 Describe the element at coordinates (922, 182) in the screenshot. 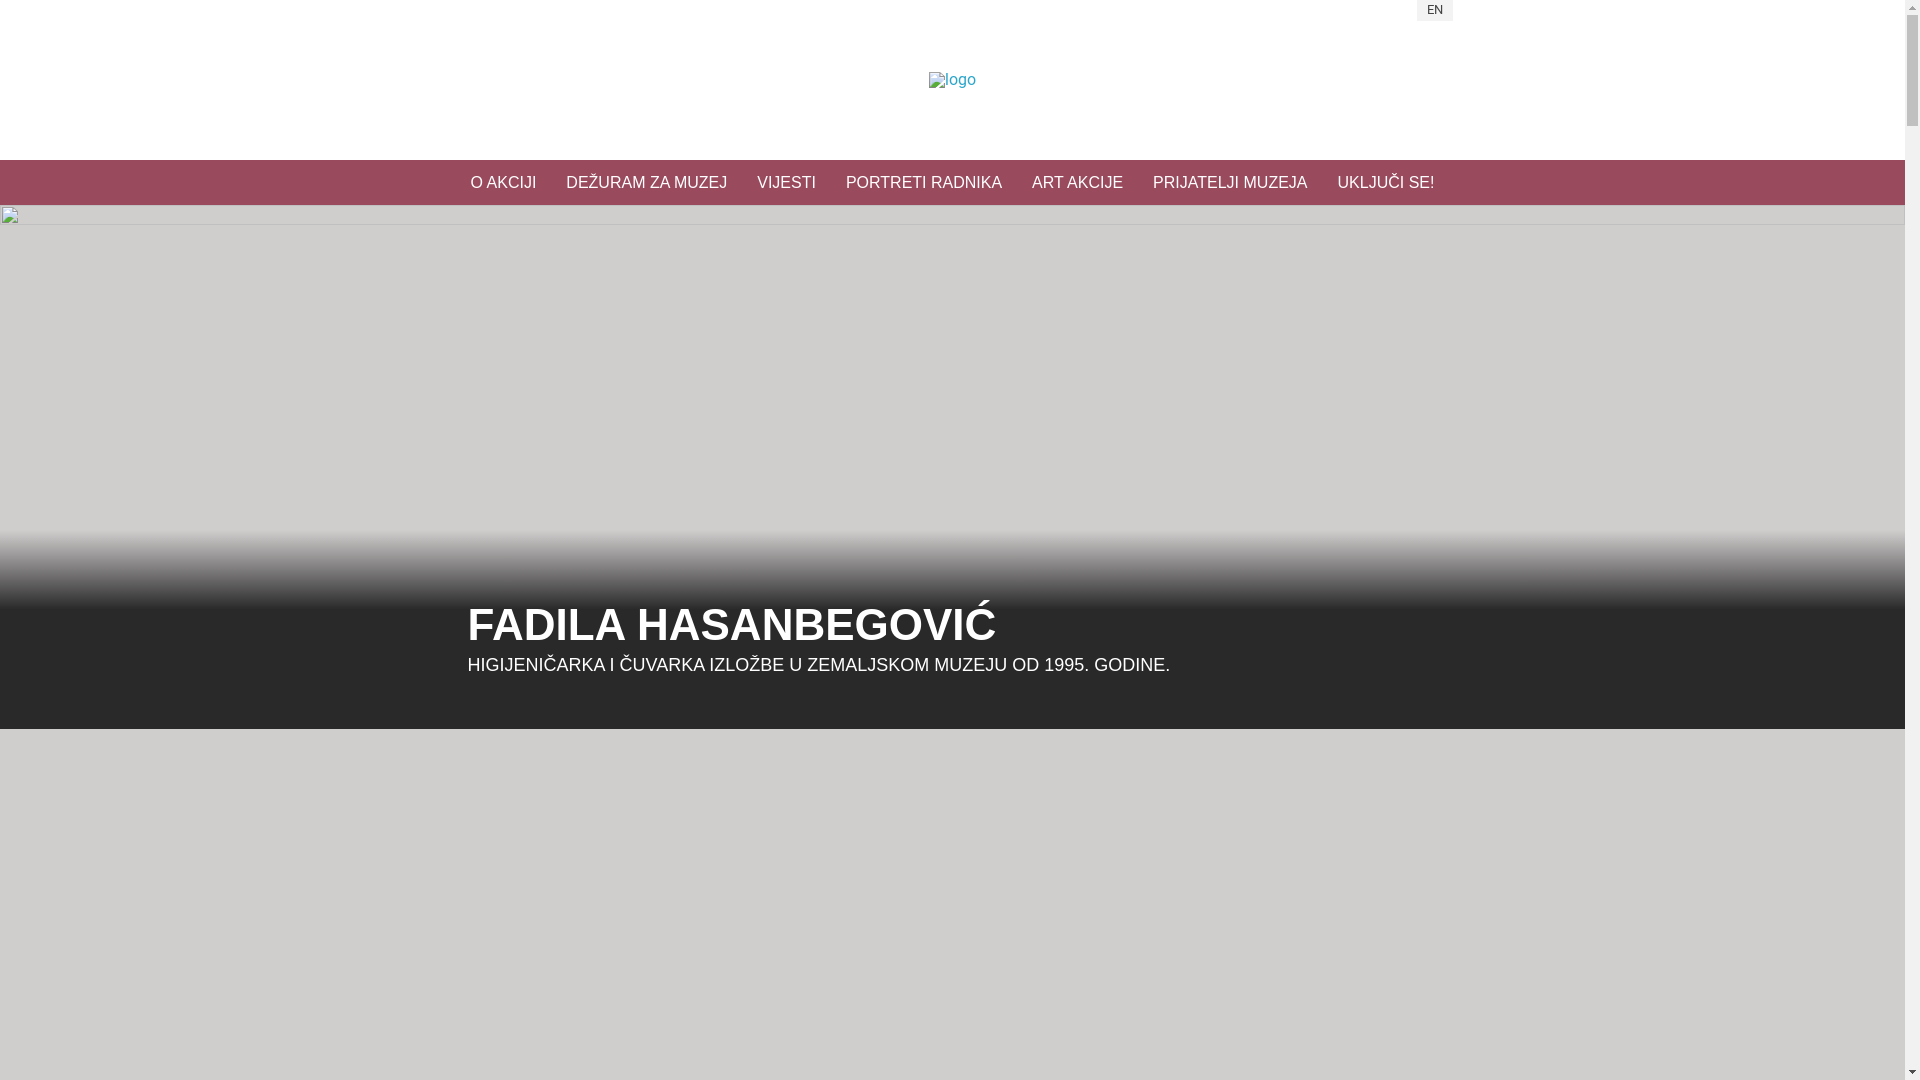

I see `'PORTRETI RADNIKA'` at that location.